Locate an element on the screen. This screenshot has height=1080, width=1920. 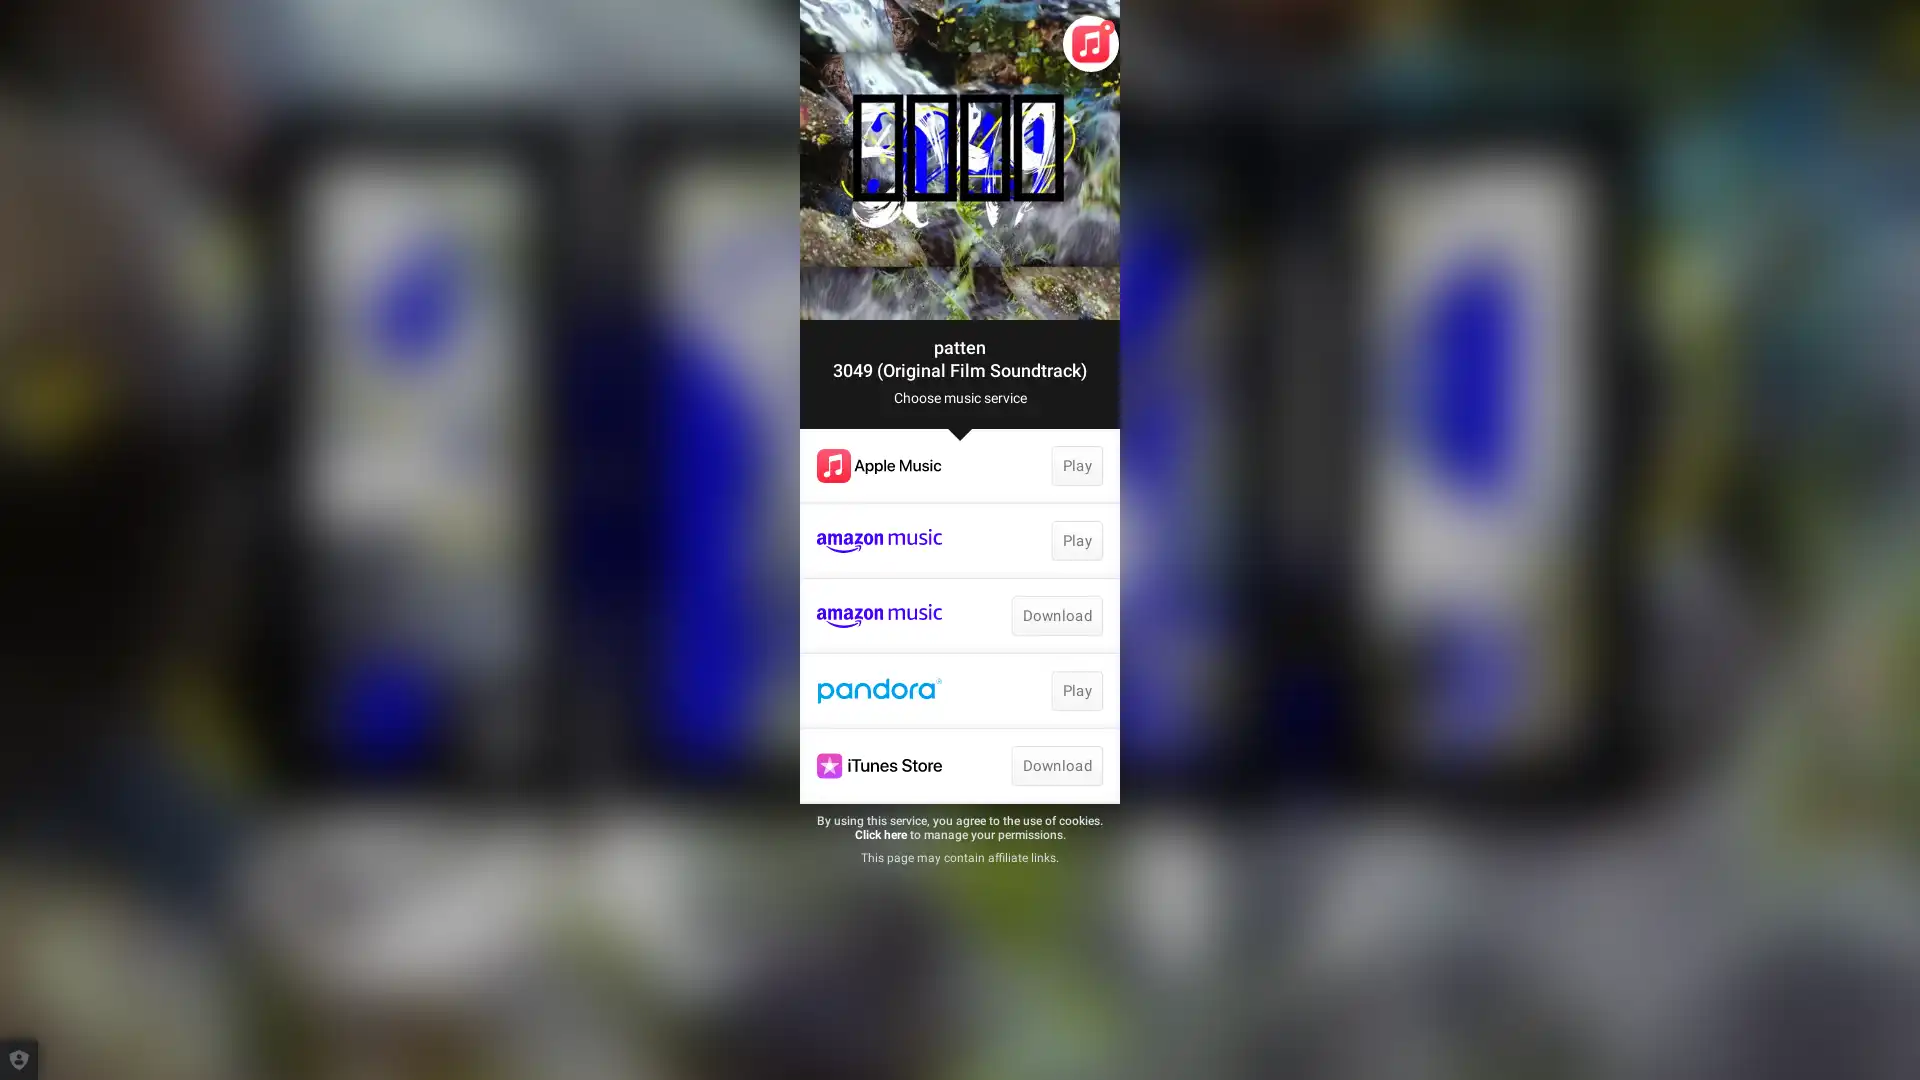
Play is located at coordinates (1075, 466).